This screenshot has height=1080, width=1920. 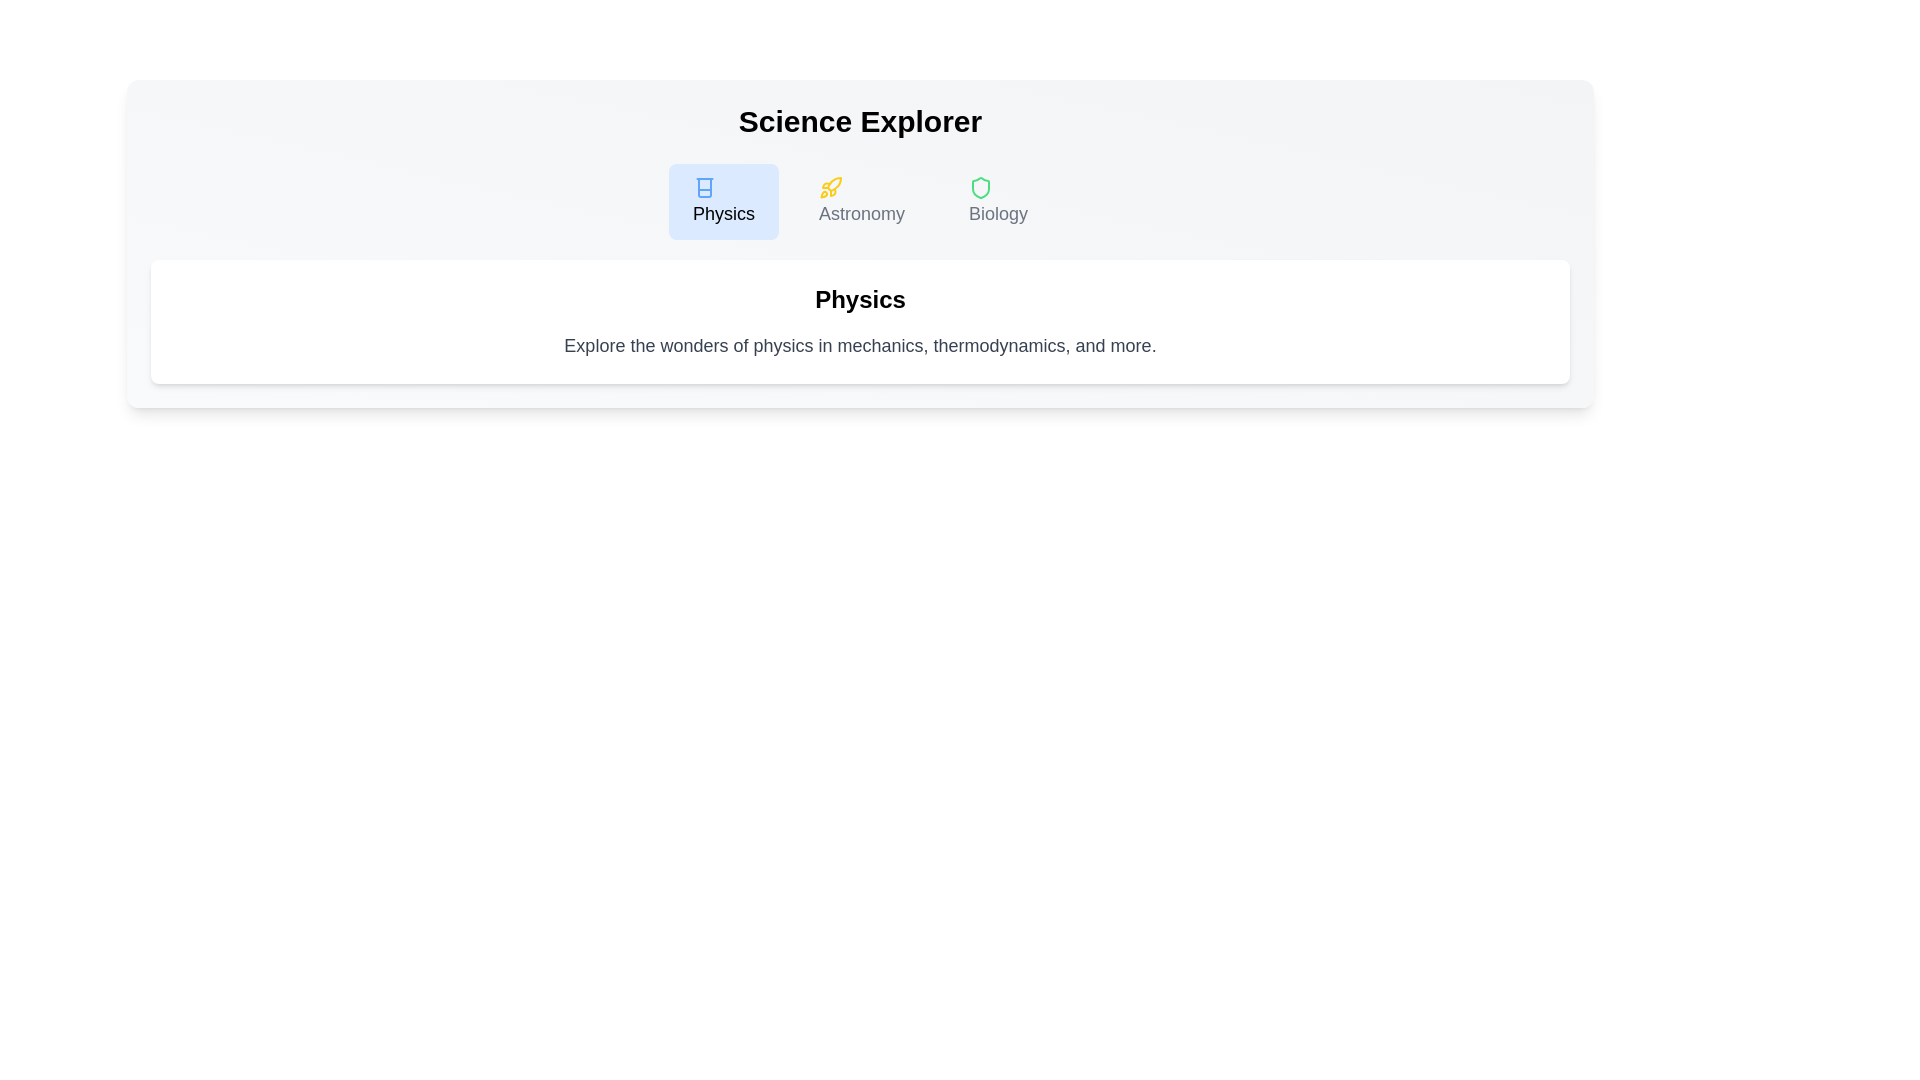 I want to click on the Physics tab by clicking on its respective button, so click(x=723, y=201).